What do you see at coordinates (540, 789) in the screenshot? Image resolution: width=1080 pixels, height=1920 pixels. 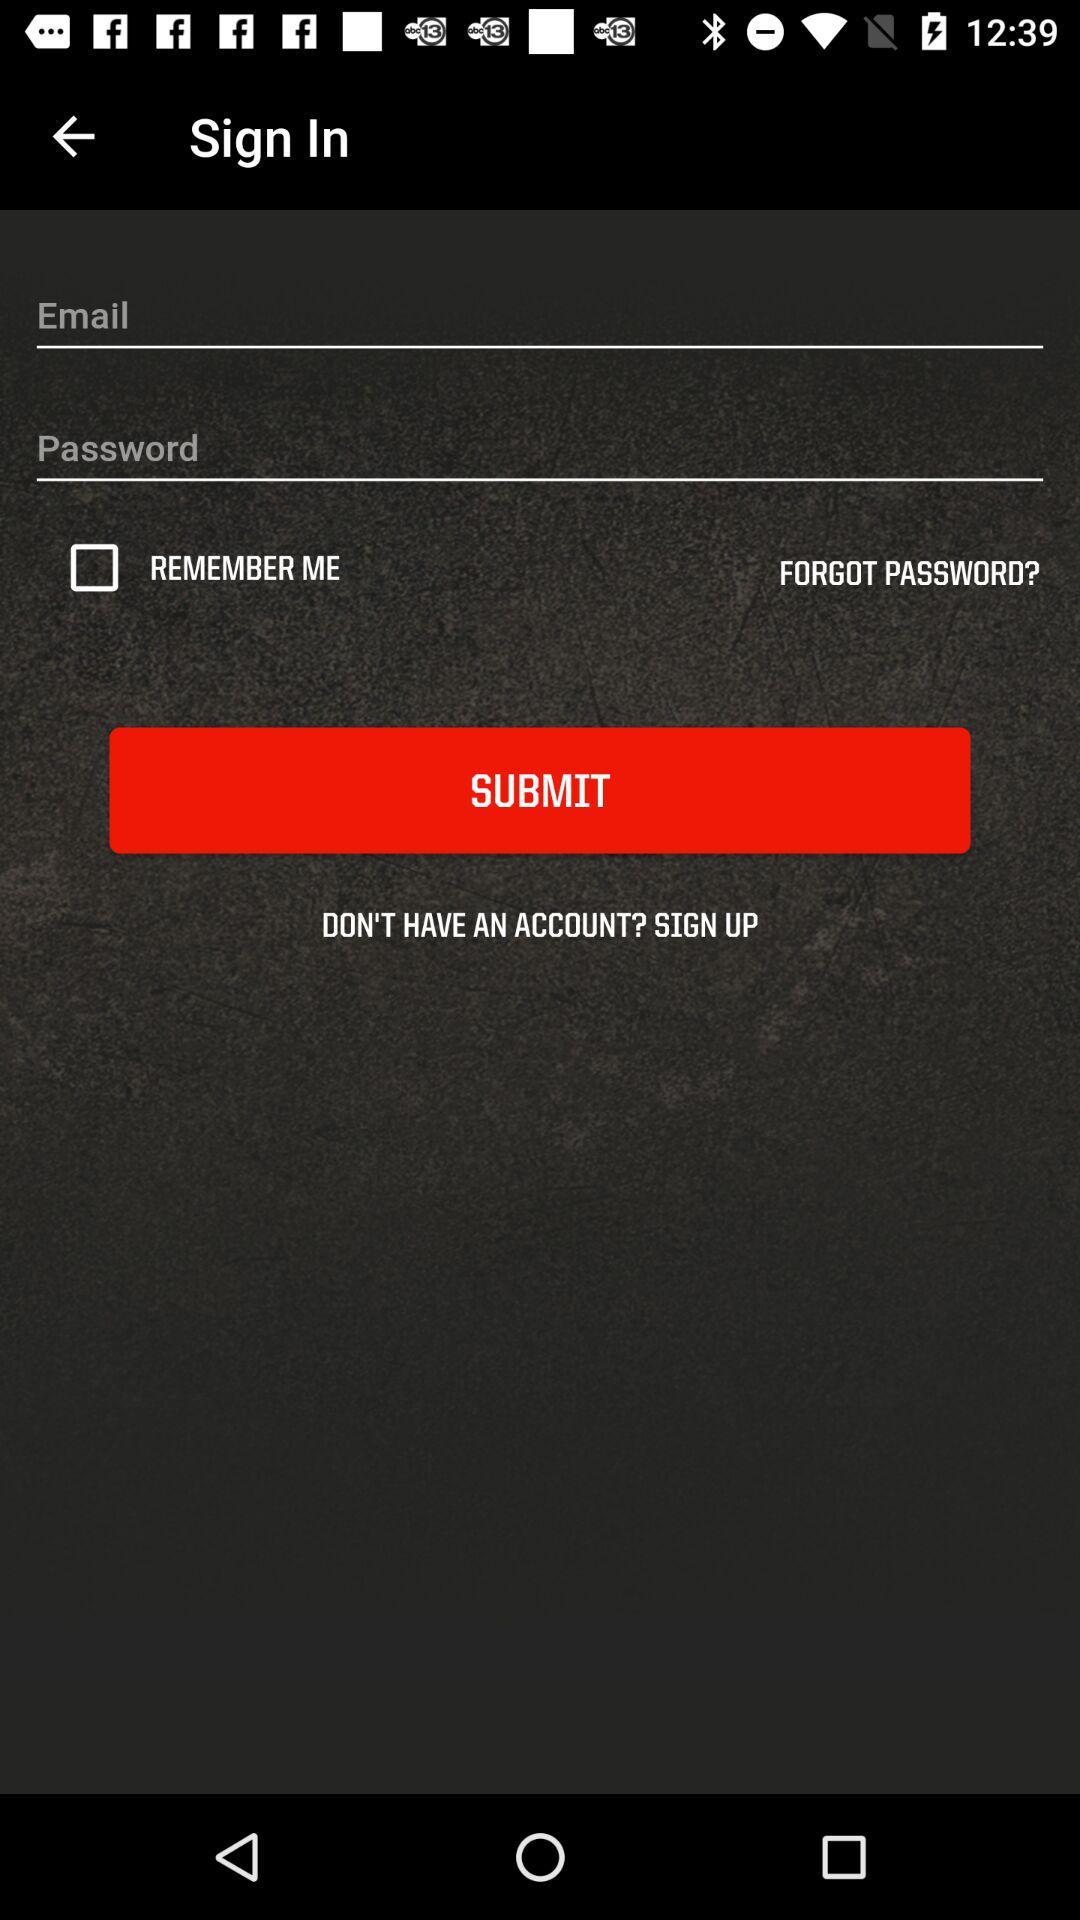 I see `the submit` at bounding box center [540, 789].